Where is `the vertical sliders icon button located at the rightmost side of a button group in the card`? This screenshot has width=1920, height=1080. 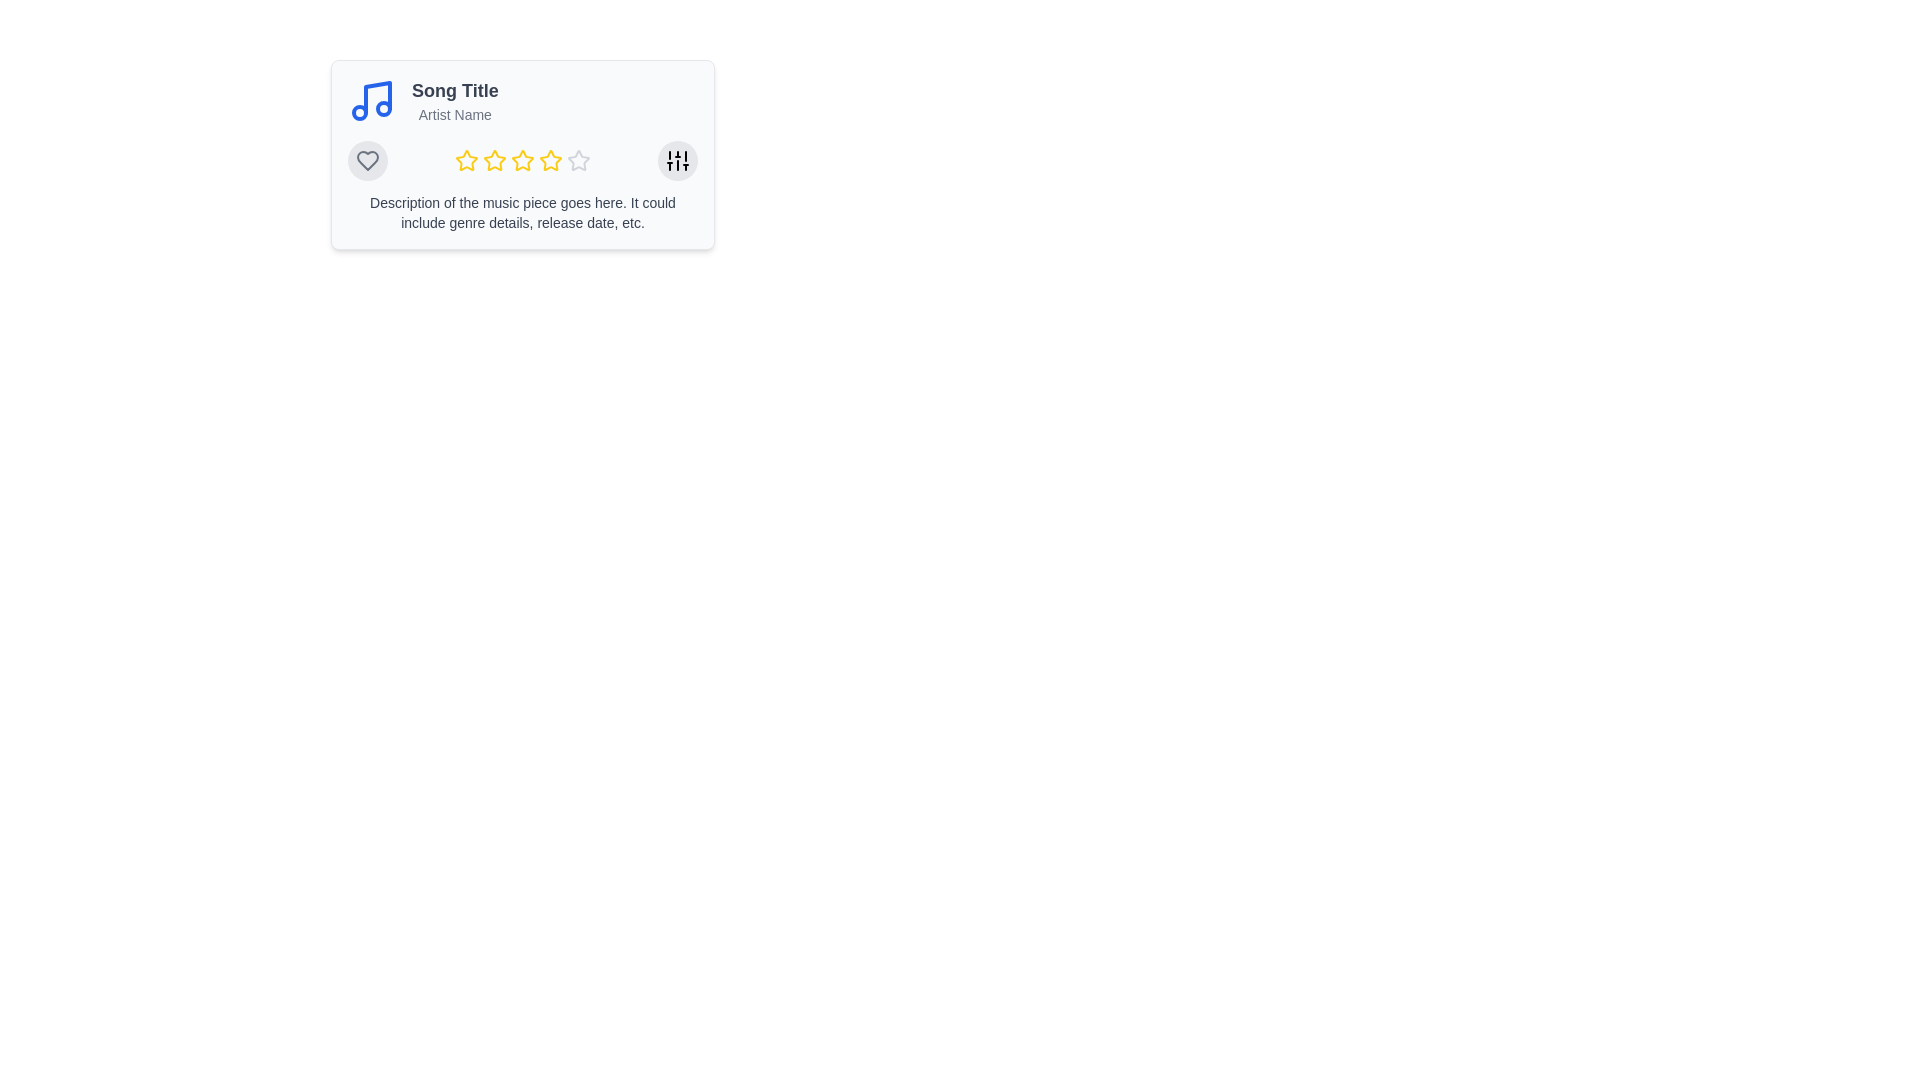
the vertical sliders icon button located at the rightmost side of a button group in the card is located at coordinates (677, 160).